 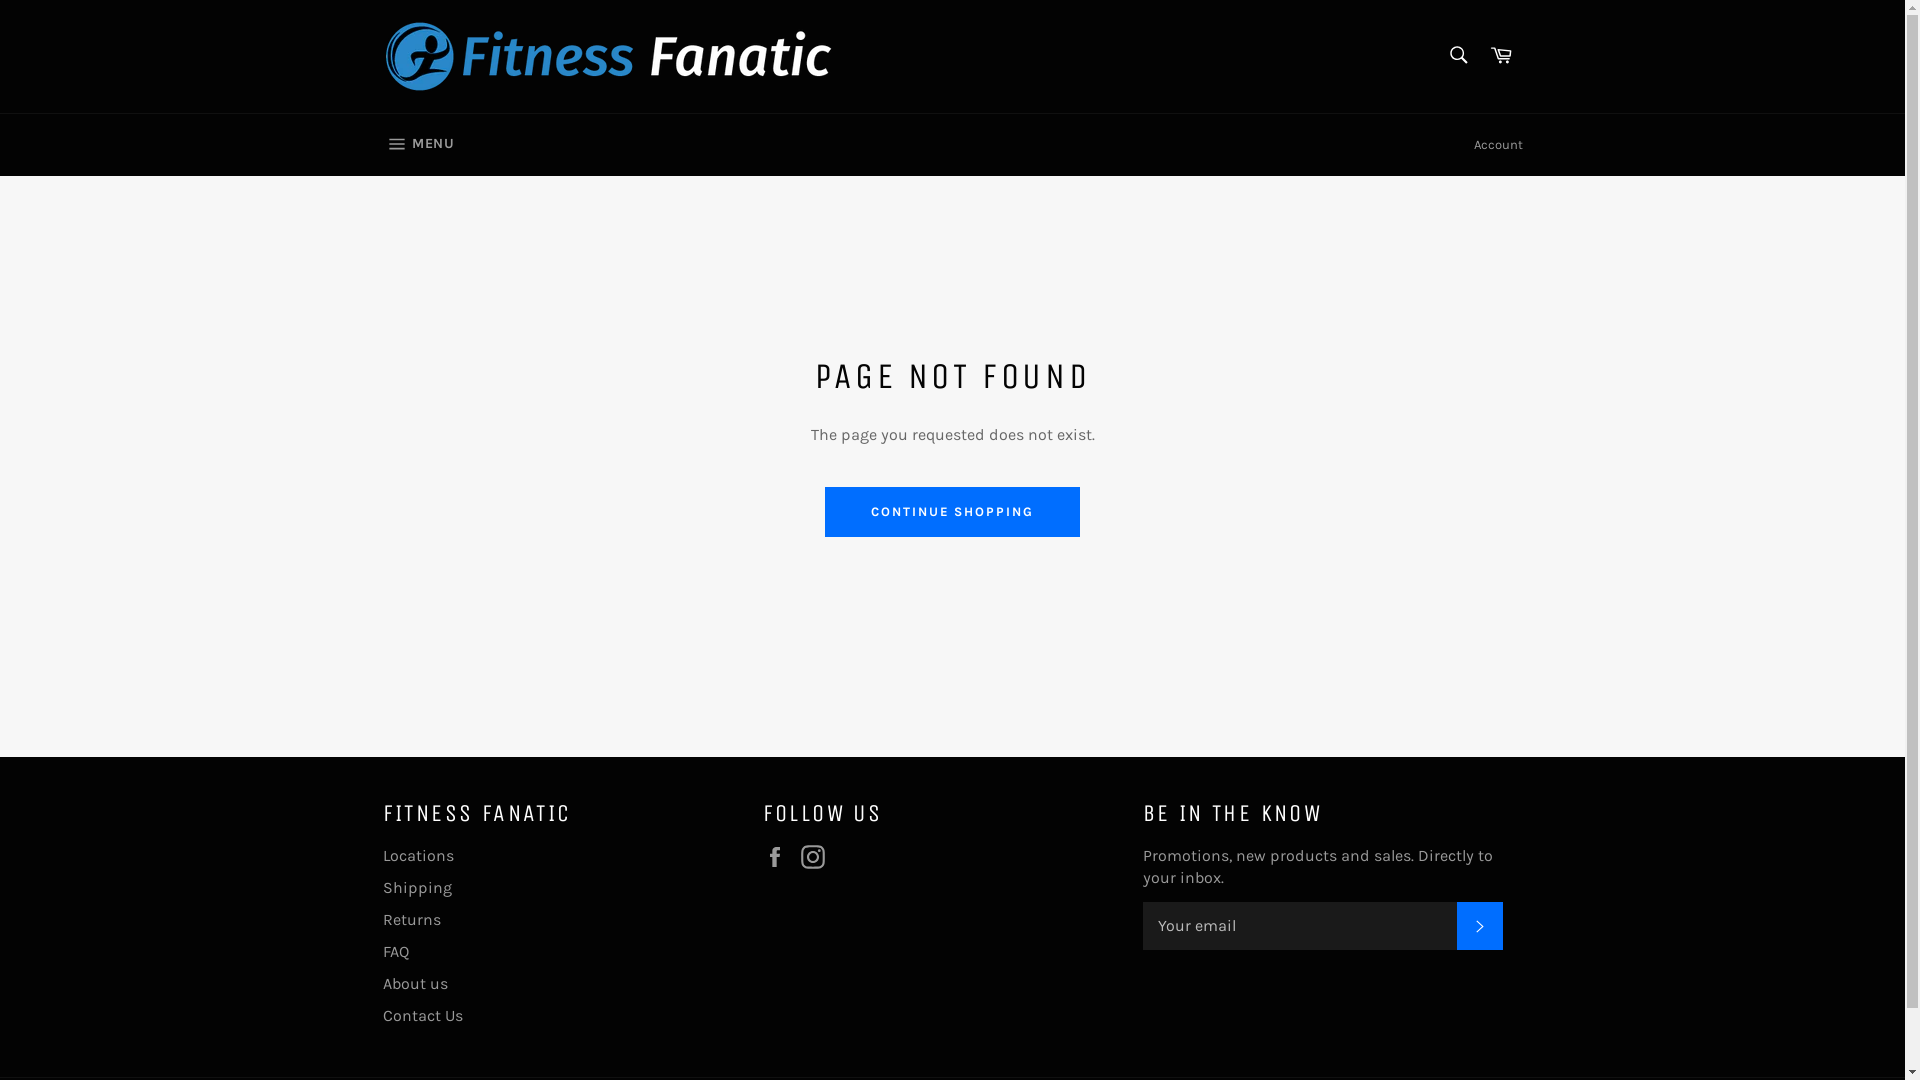 I want to click on 'CONTINUE SHOPPING', so click(x=825, y=511).